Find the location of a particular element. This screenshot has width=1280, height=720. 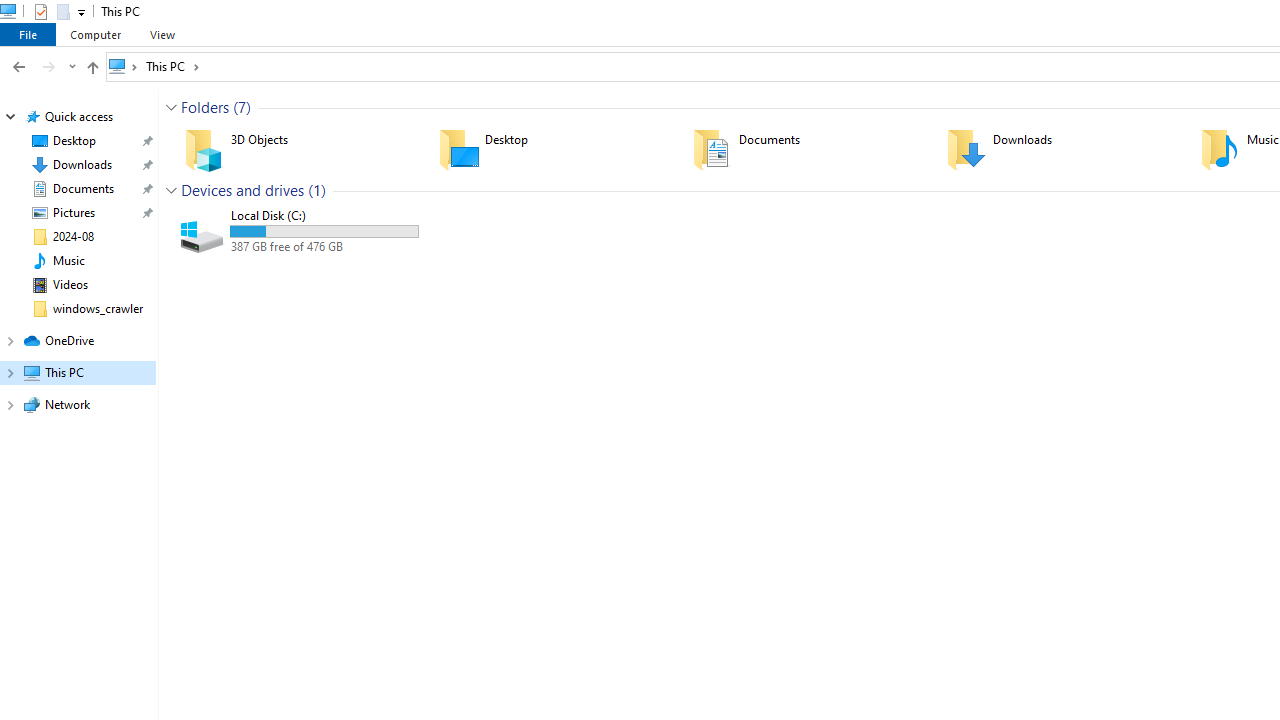

'Space used' is located at coordinates (324, 230).